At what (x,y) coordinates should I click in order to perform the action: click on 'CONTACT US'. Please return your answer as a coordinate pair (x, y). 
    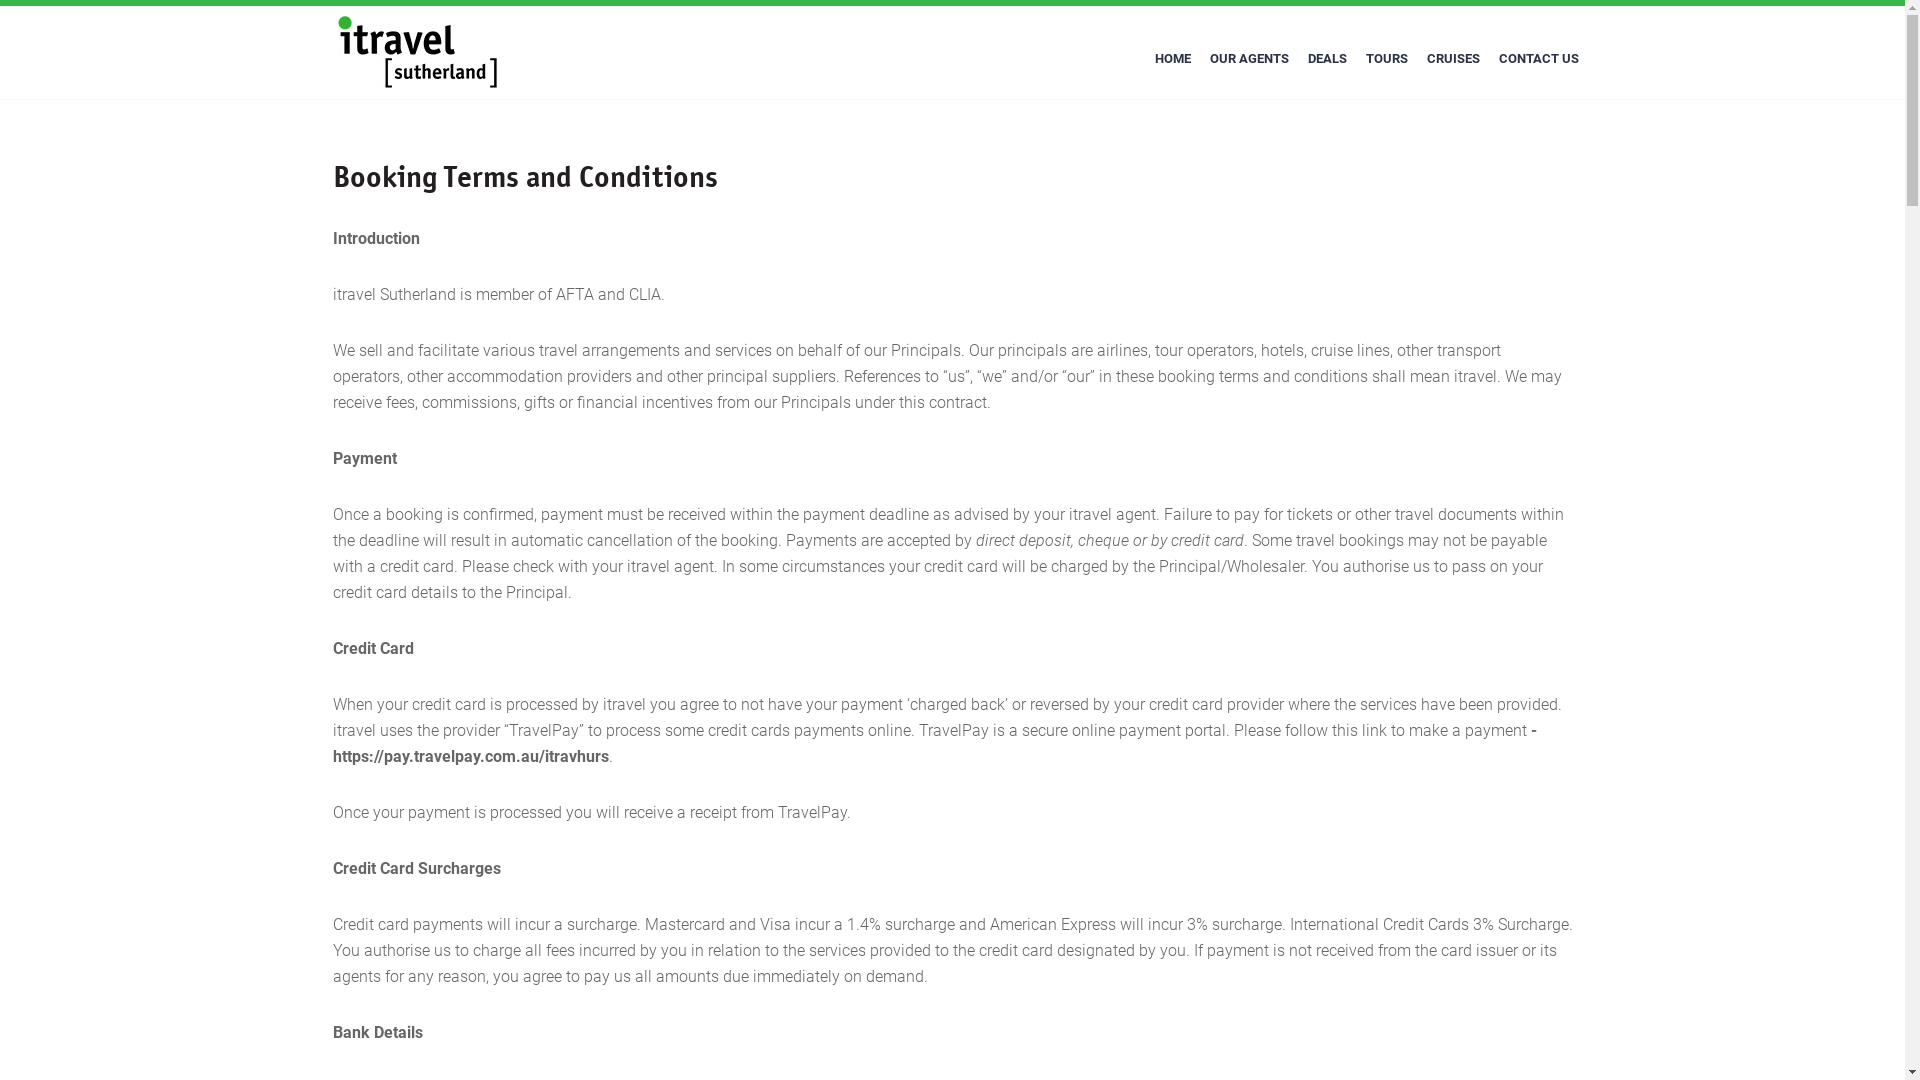
    Looking at the image, I should click on (1538, 57).